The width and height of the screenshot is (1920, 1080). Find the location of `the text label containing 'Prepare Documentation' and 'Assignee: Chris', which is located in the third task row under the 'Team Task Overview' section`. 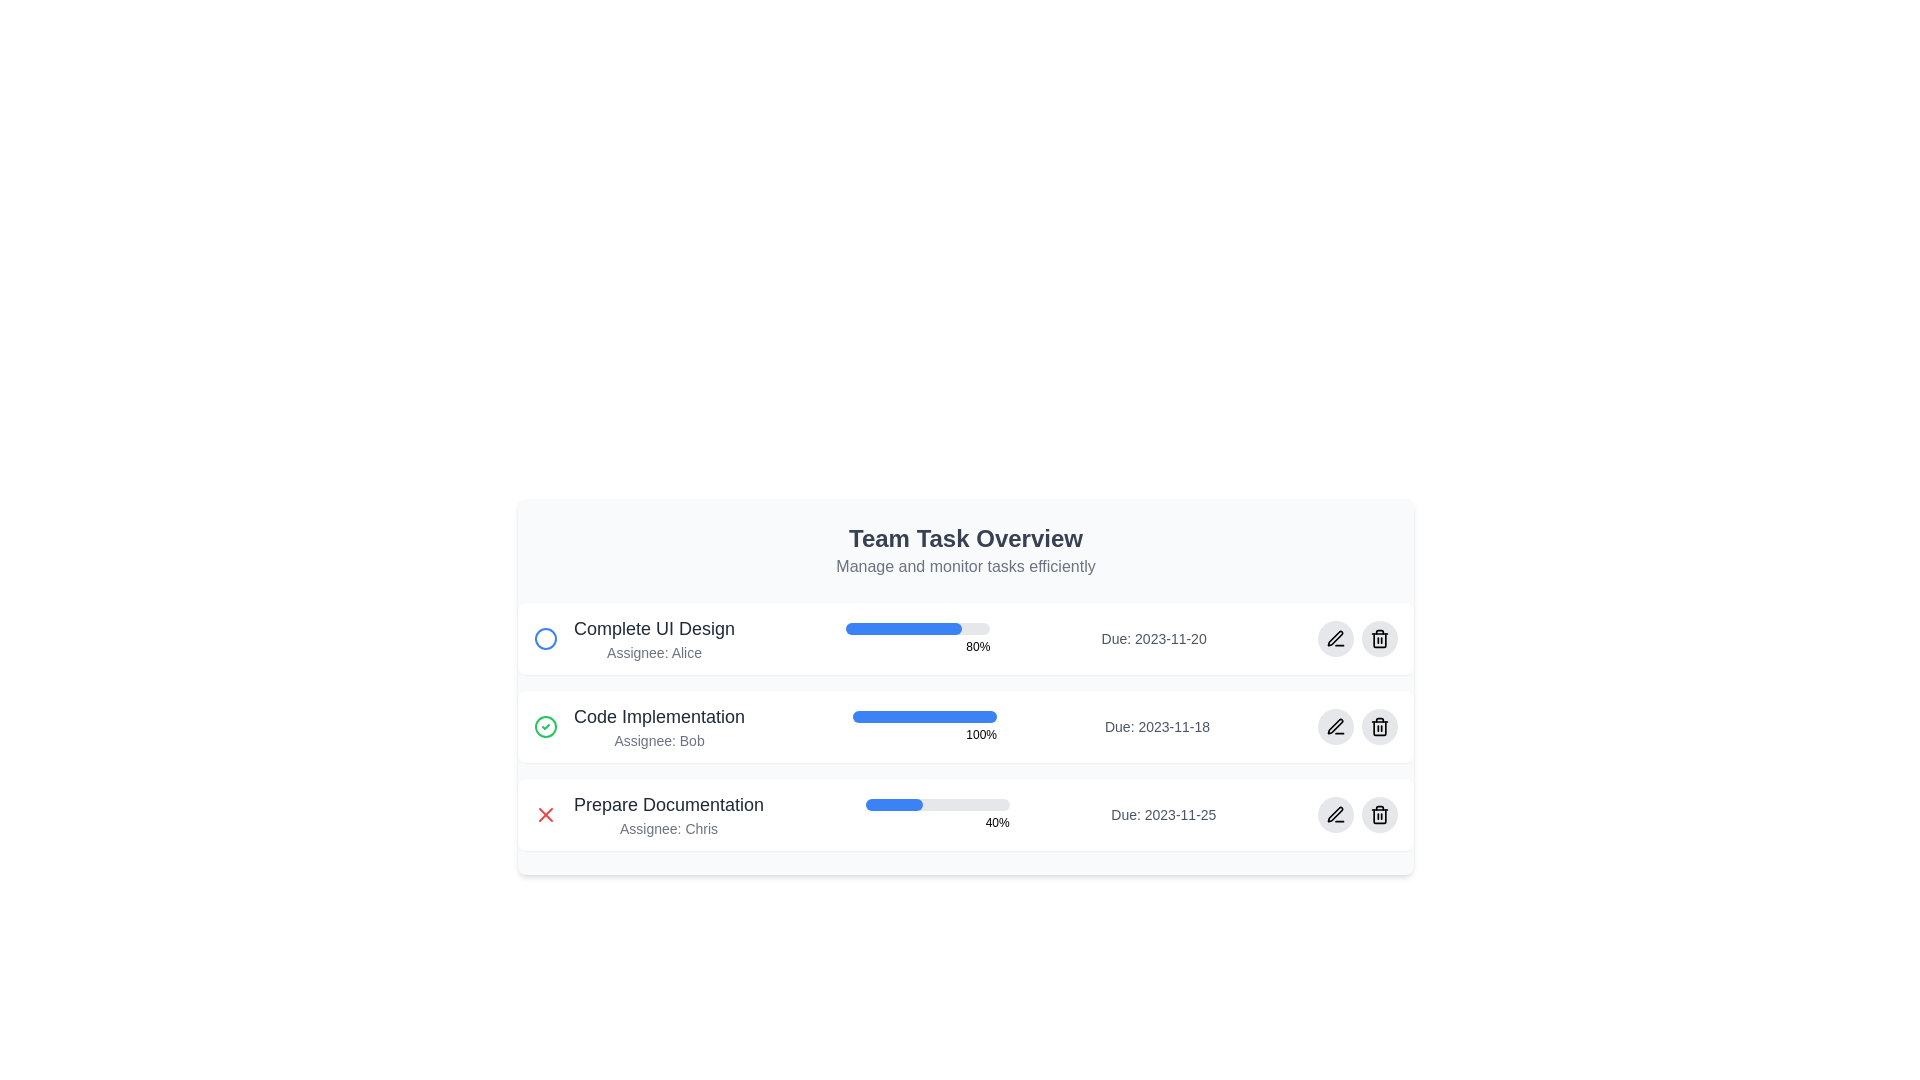

the text label containing 'Prepare Documentation' and 'Assignee: Chris', which is located in the third task row under the 'Team Task Overview' section is located at coordinates (669, 814).